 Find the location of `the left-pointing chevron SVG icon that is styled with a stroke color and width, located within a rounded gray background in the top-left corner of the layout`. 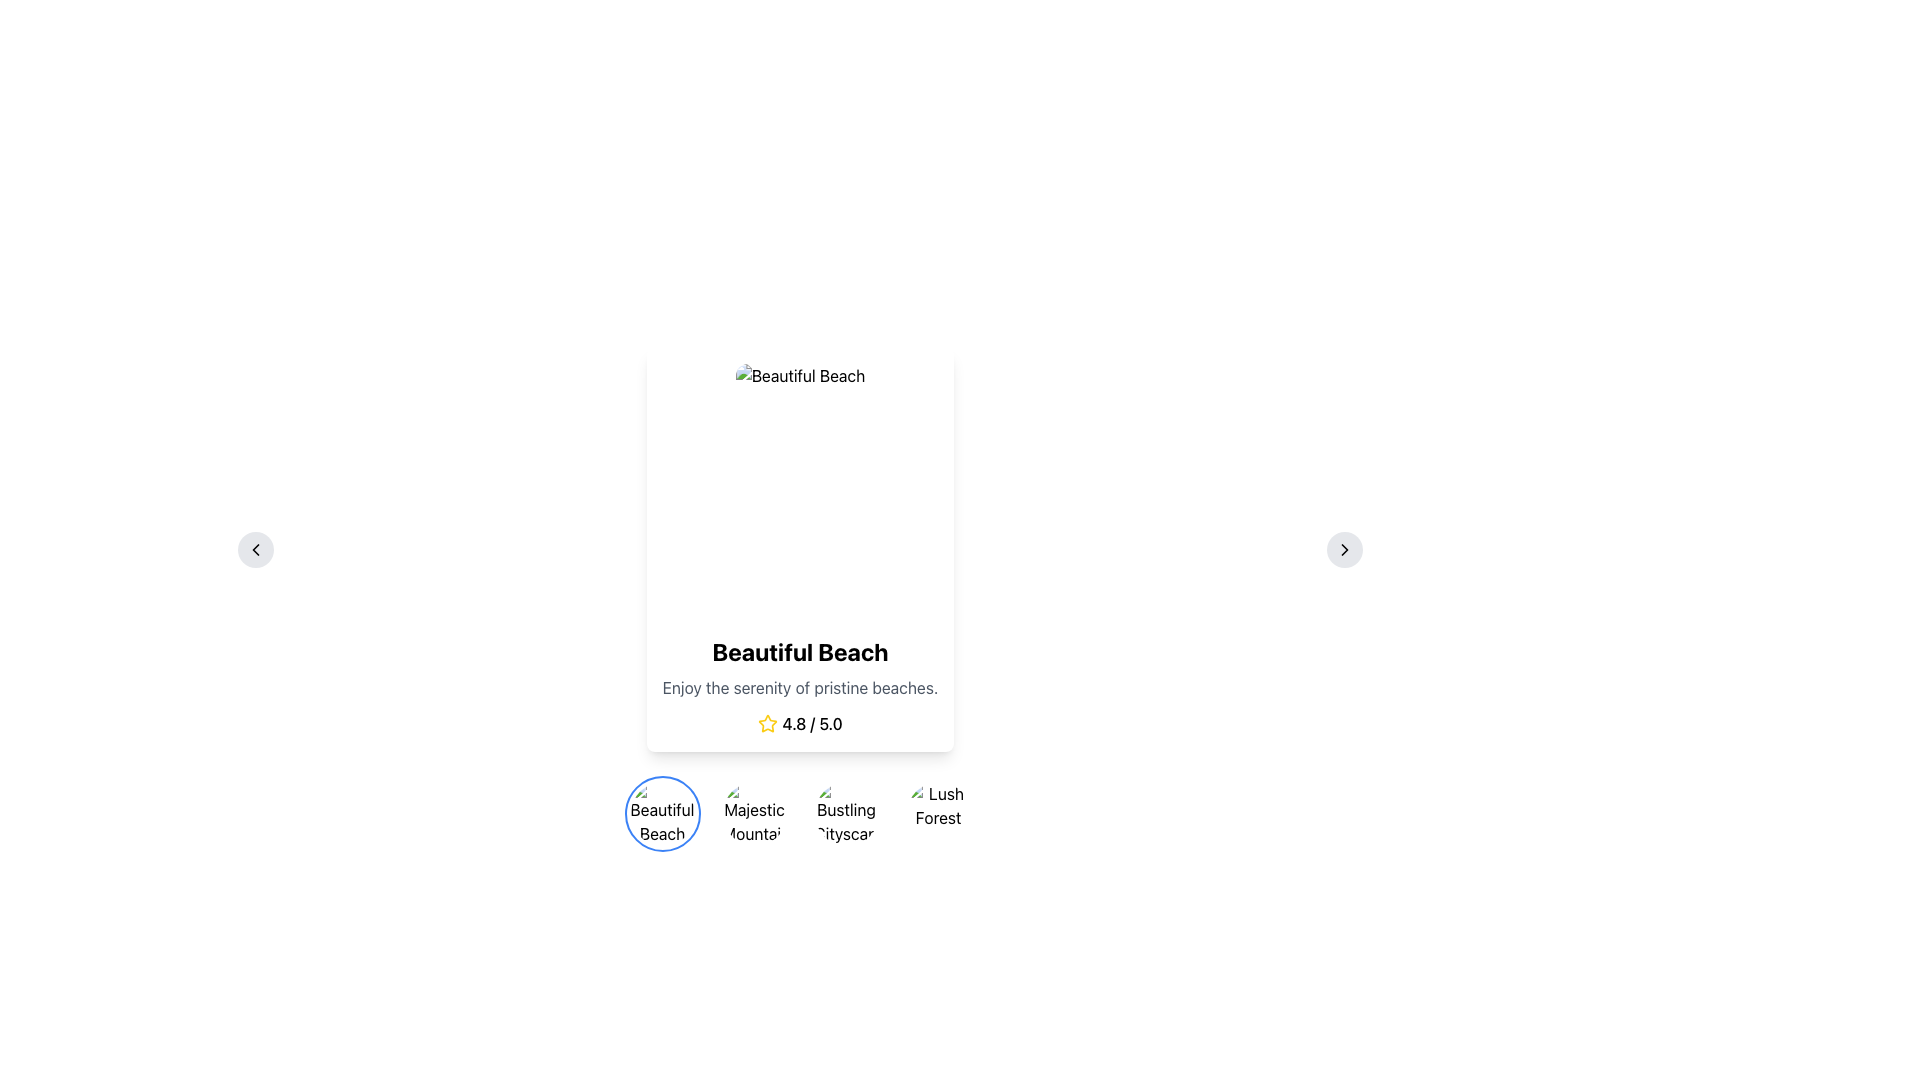

the left-pointing chevron SVG icon that is styled with a stroke color and width, located within a rounded gray background in the top-left corner of the layout is located at coordinates (254, 550).